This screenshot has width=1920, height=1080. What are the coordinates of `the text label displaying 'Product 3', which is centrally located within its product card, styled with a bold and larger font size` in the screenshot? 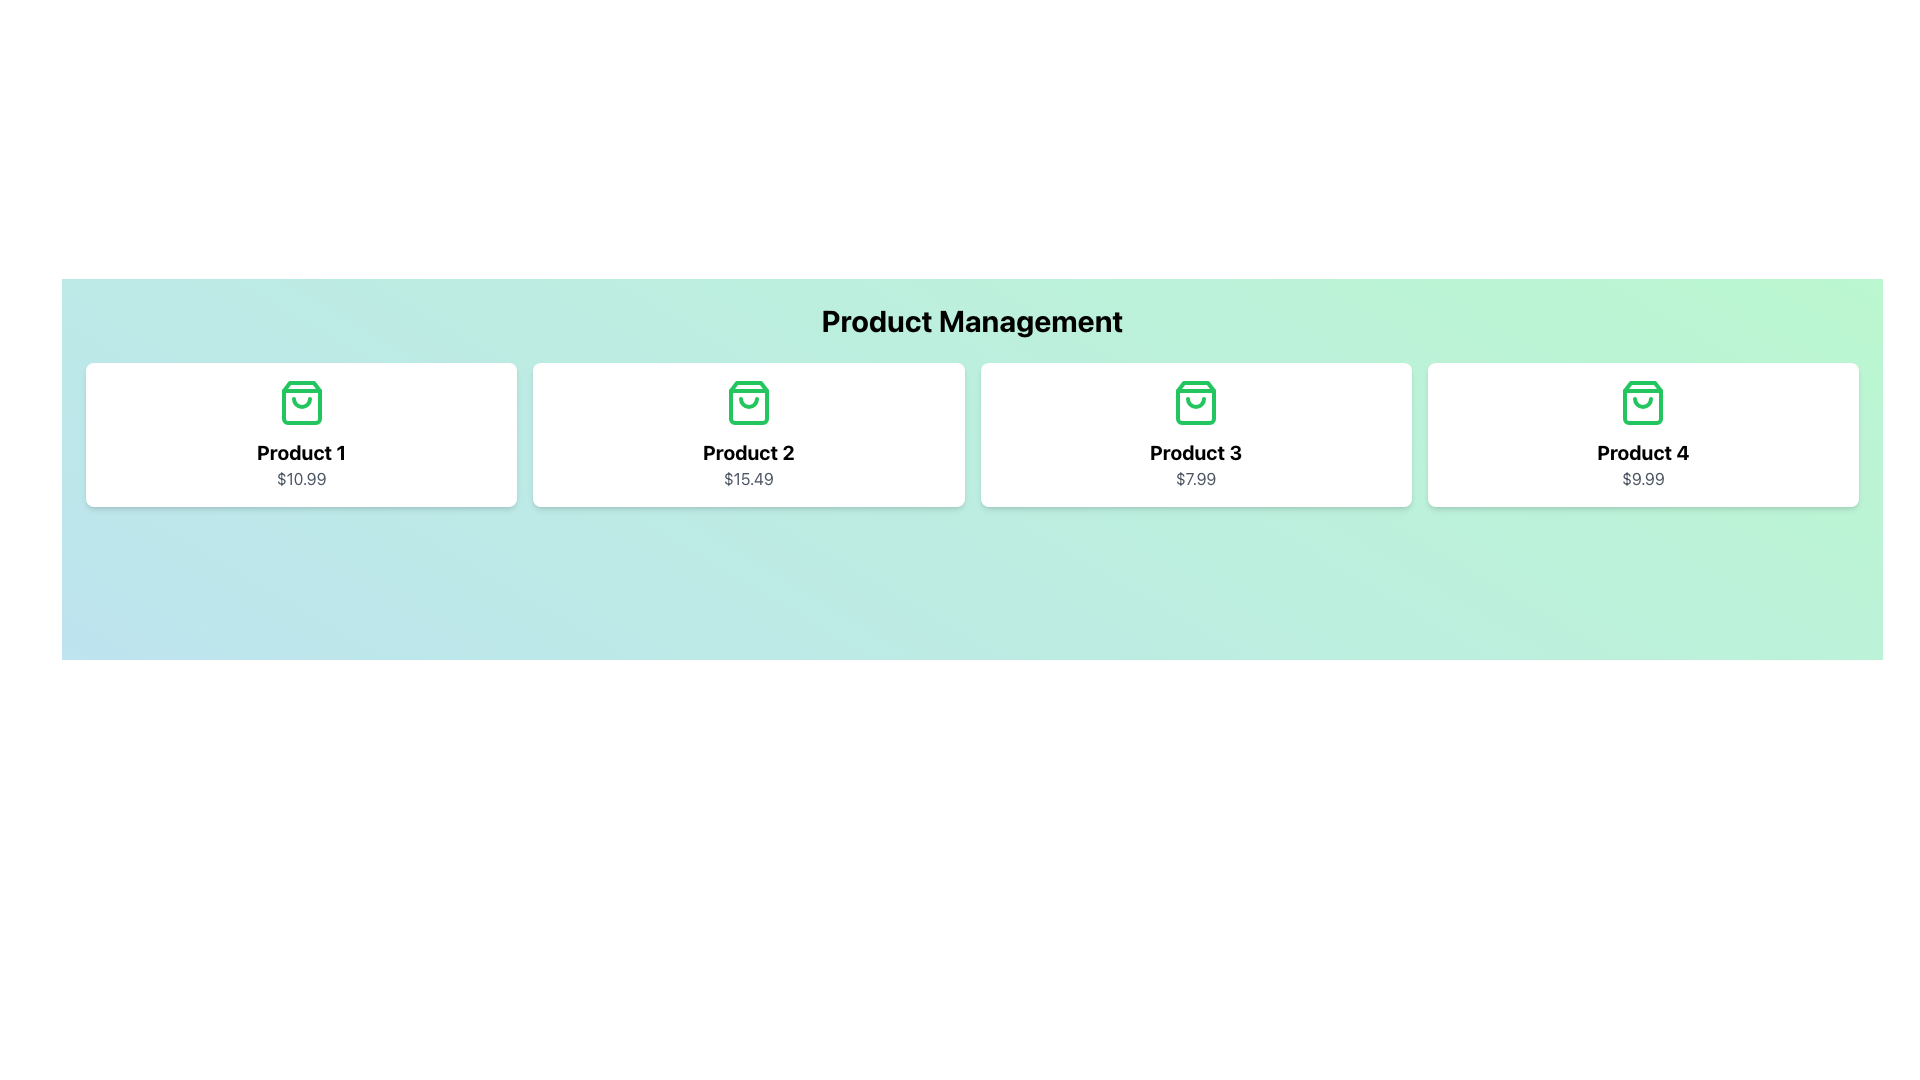 It's located at (1196, 452).